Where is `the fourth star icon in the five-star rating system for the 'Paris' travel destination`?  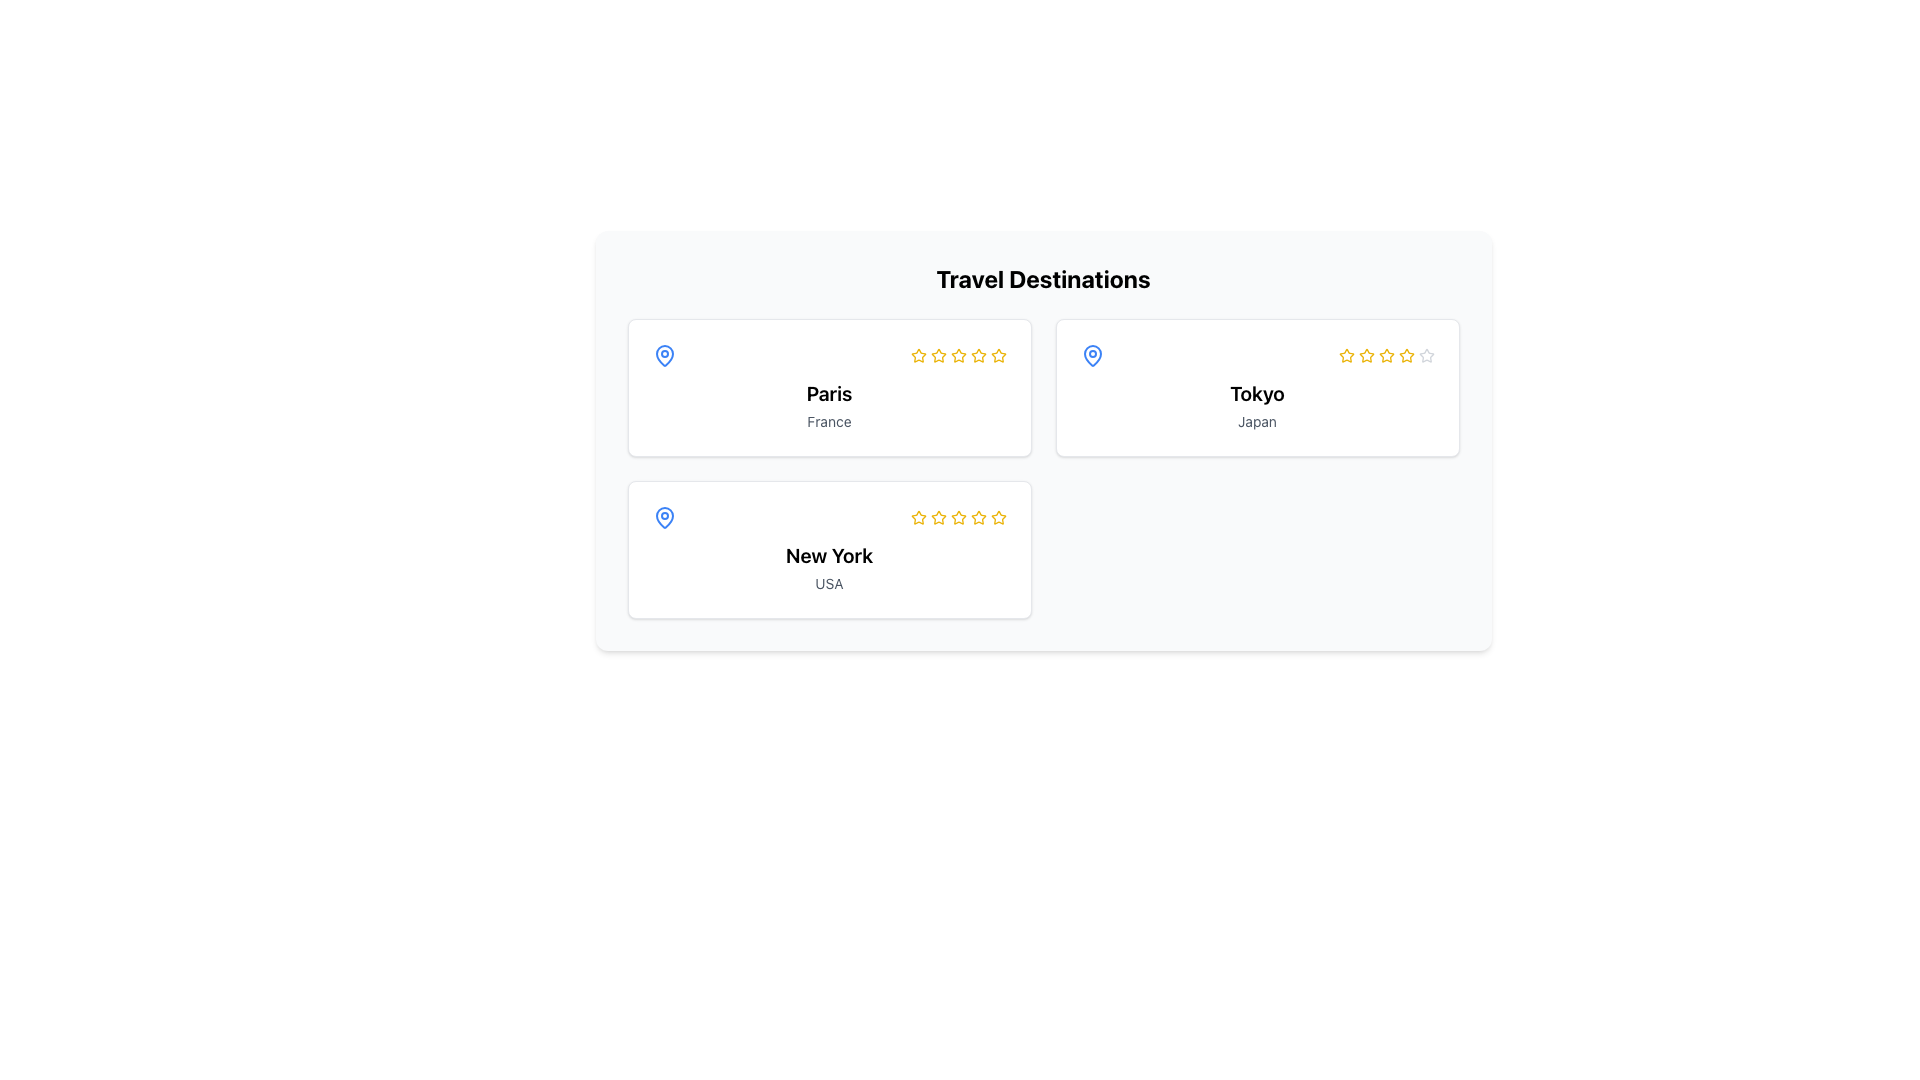 the fourth star icon in the five-star rating system for the 'Paris' travel destination is located at coordinates (957, 354).